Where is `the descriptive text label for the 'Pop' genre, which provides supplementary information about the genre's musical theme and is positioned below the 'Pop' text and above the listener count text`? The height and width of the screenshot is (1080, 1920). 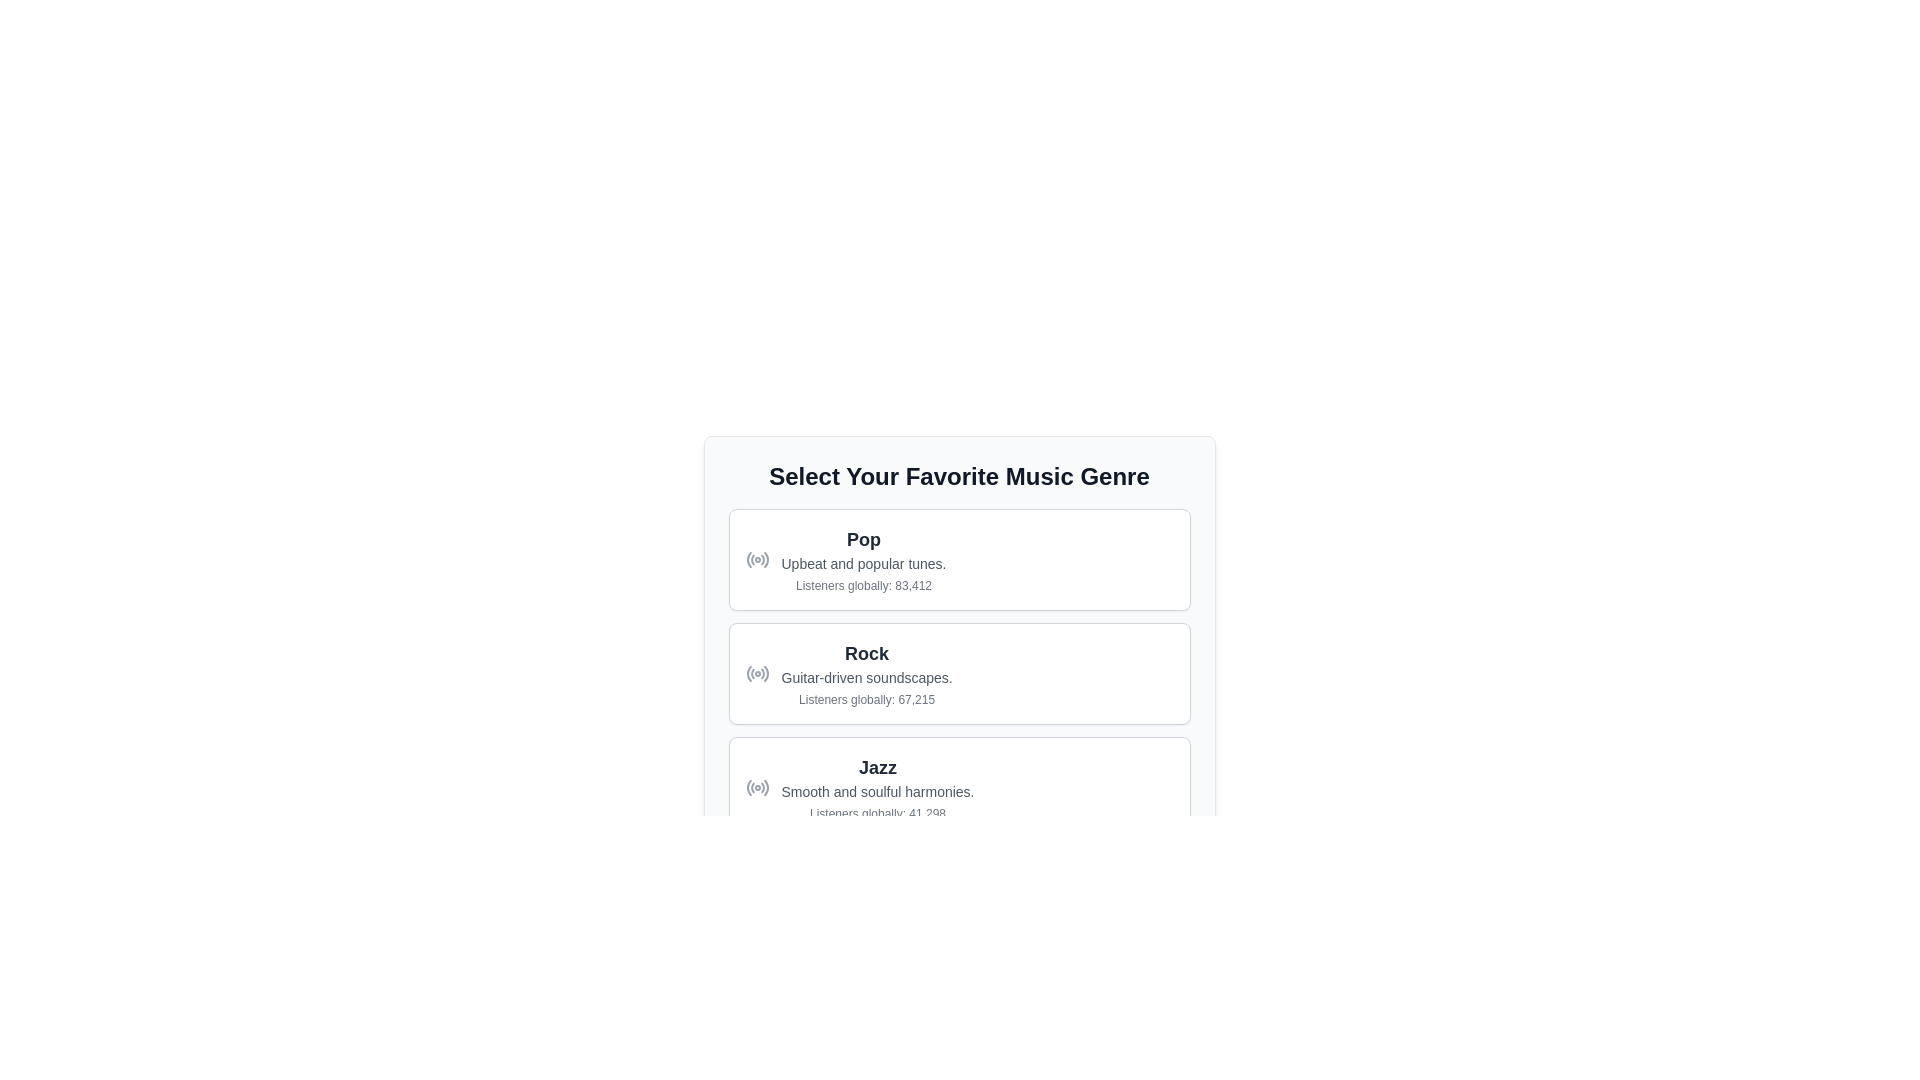
the descriptive text label for the 'Pop' genre, which provides supplementary information about the genre's musical theme and is positioned below the 'Pop' text and above the listener count text is located at coordinates (864, 563).